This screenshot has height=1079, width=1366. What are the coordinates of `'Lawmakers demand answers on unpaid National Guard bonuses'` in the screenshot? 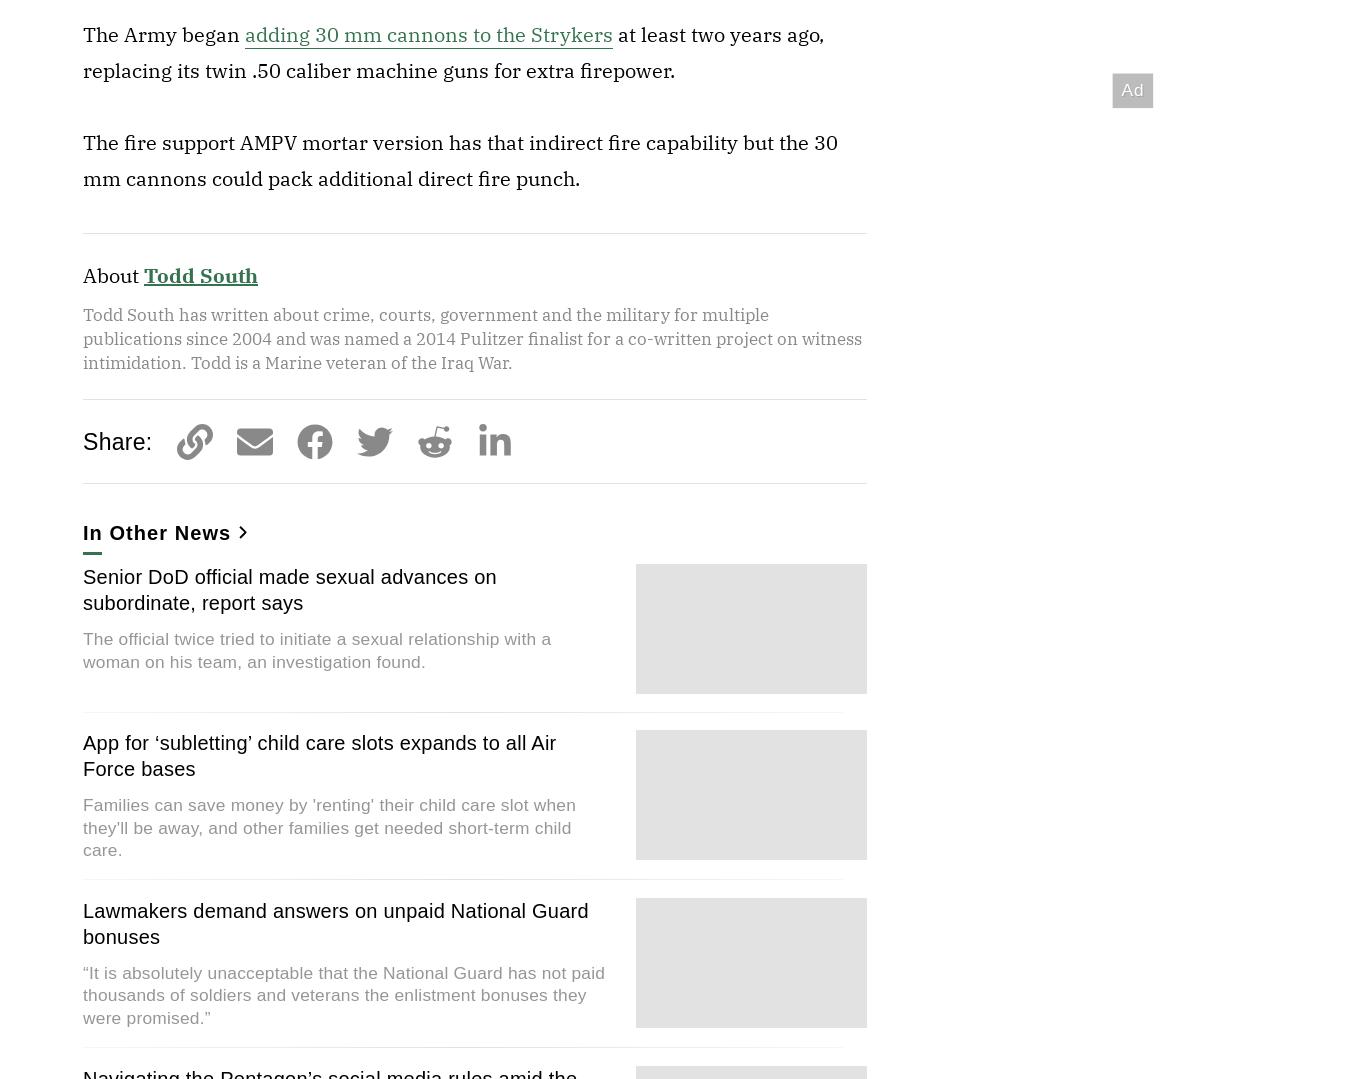 It's located at (335, 922).